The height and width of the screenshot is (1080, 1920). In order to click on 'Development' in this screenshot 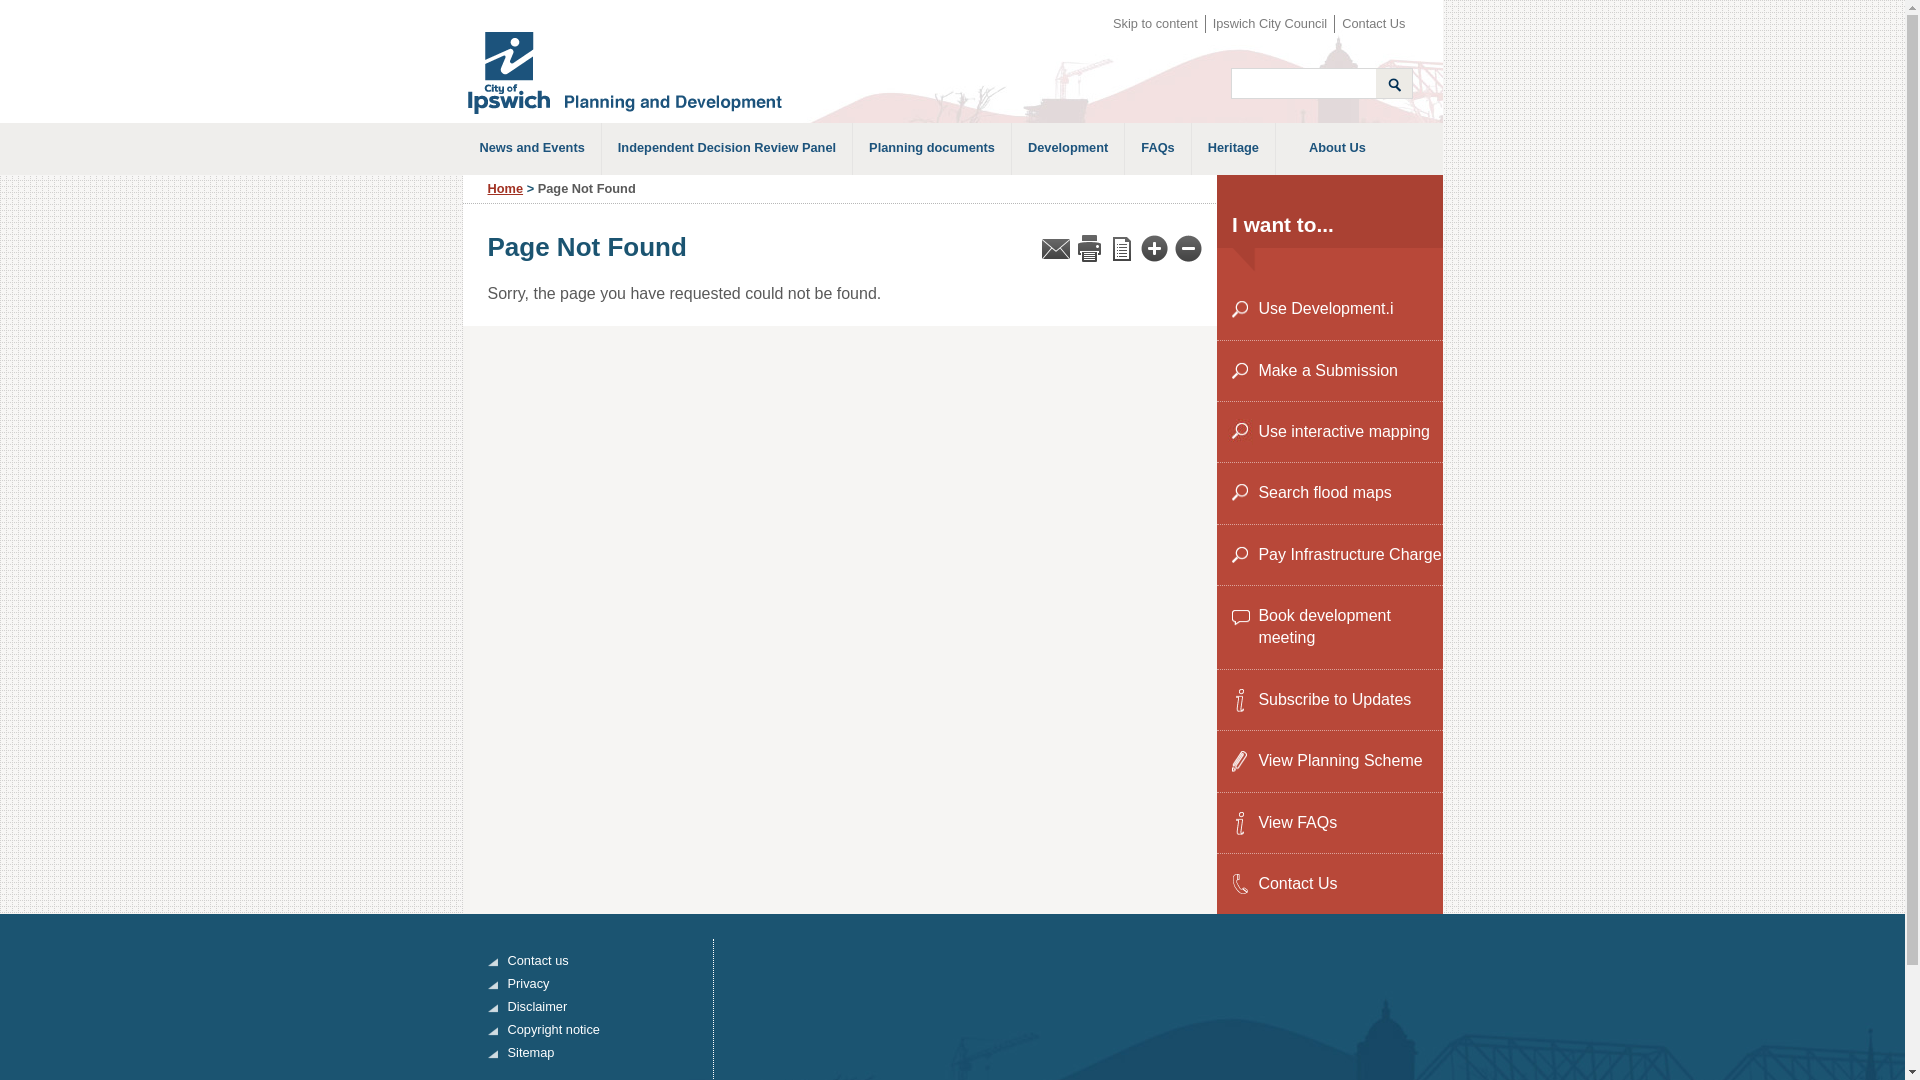, I will do `click(1067, 148)`.